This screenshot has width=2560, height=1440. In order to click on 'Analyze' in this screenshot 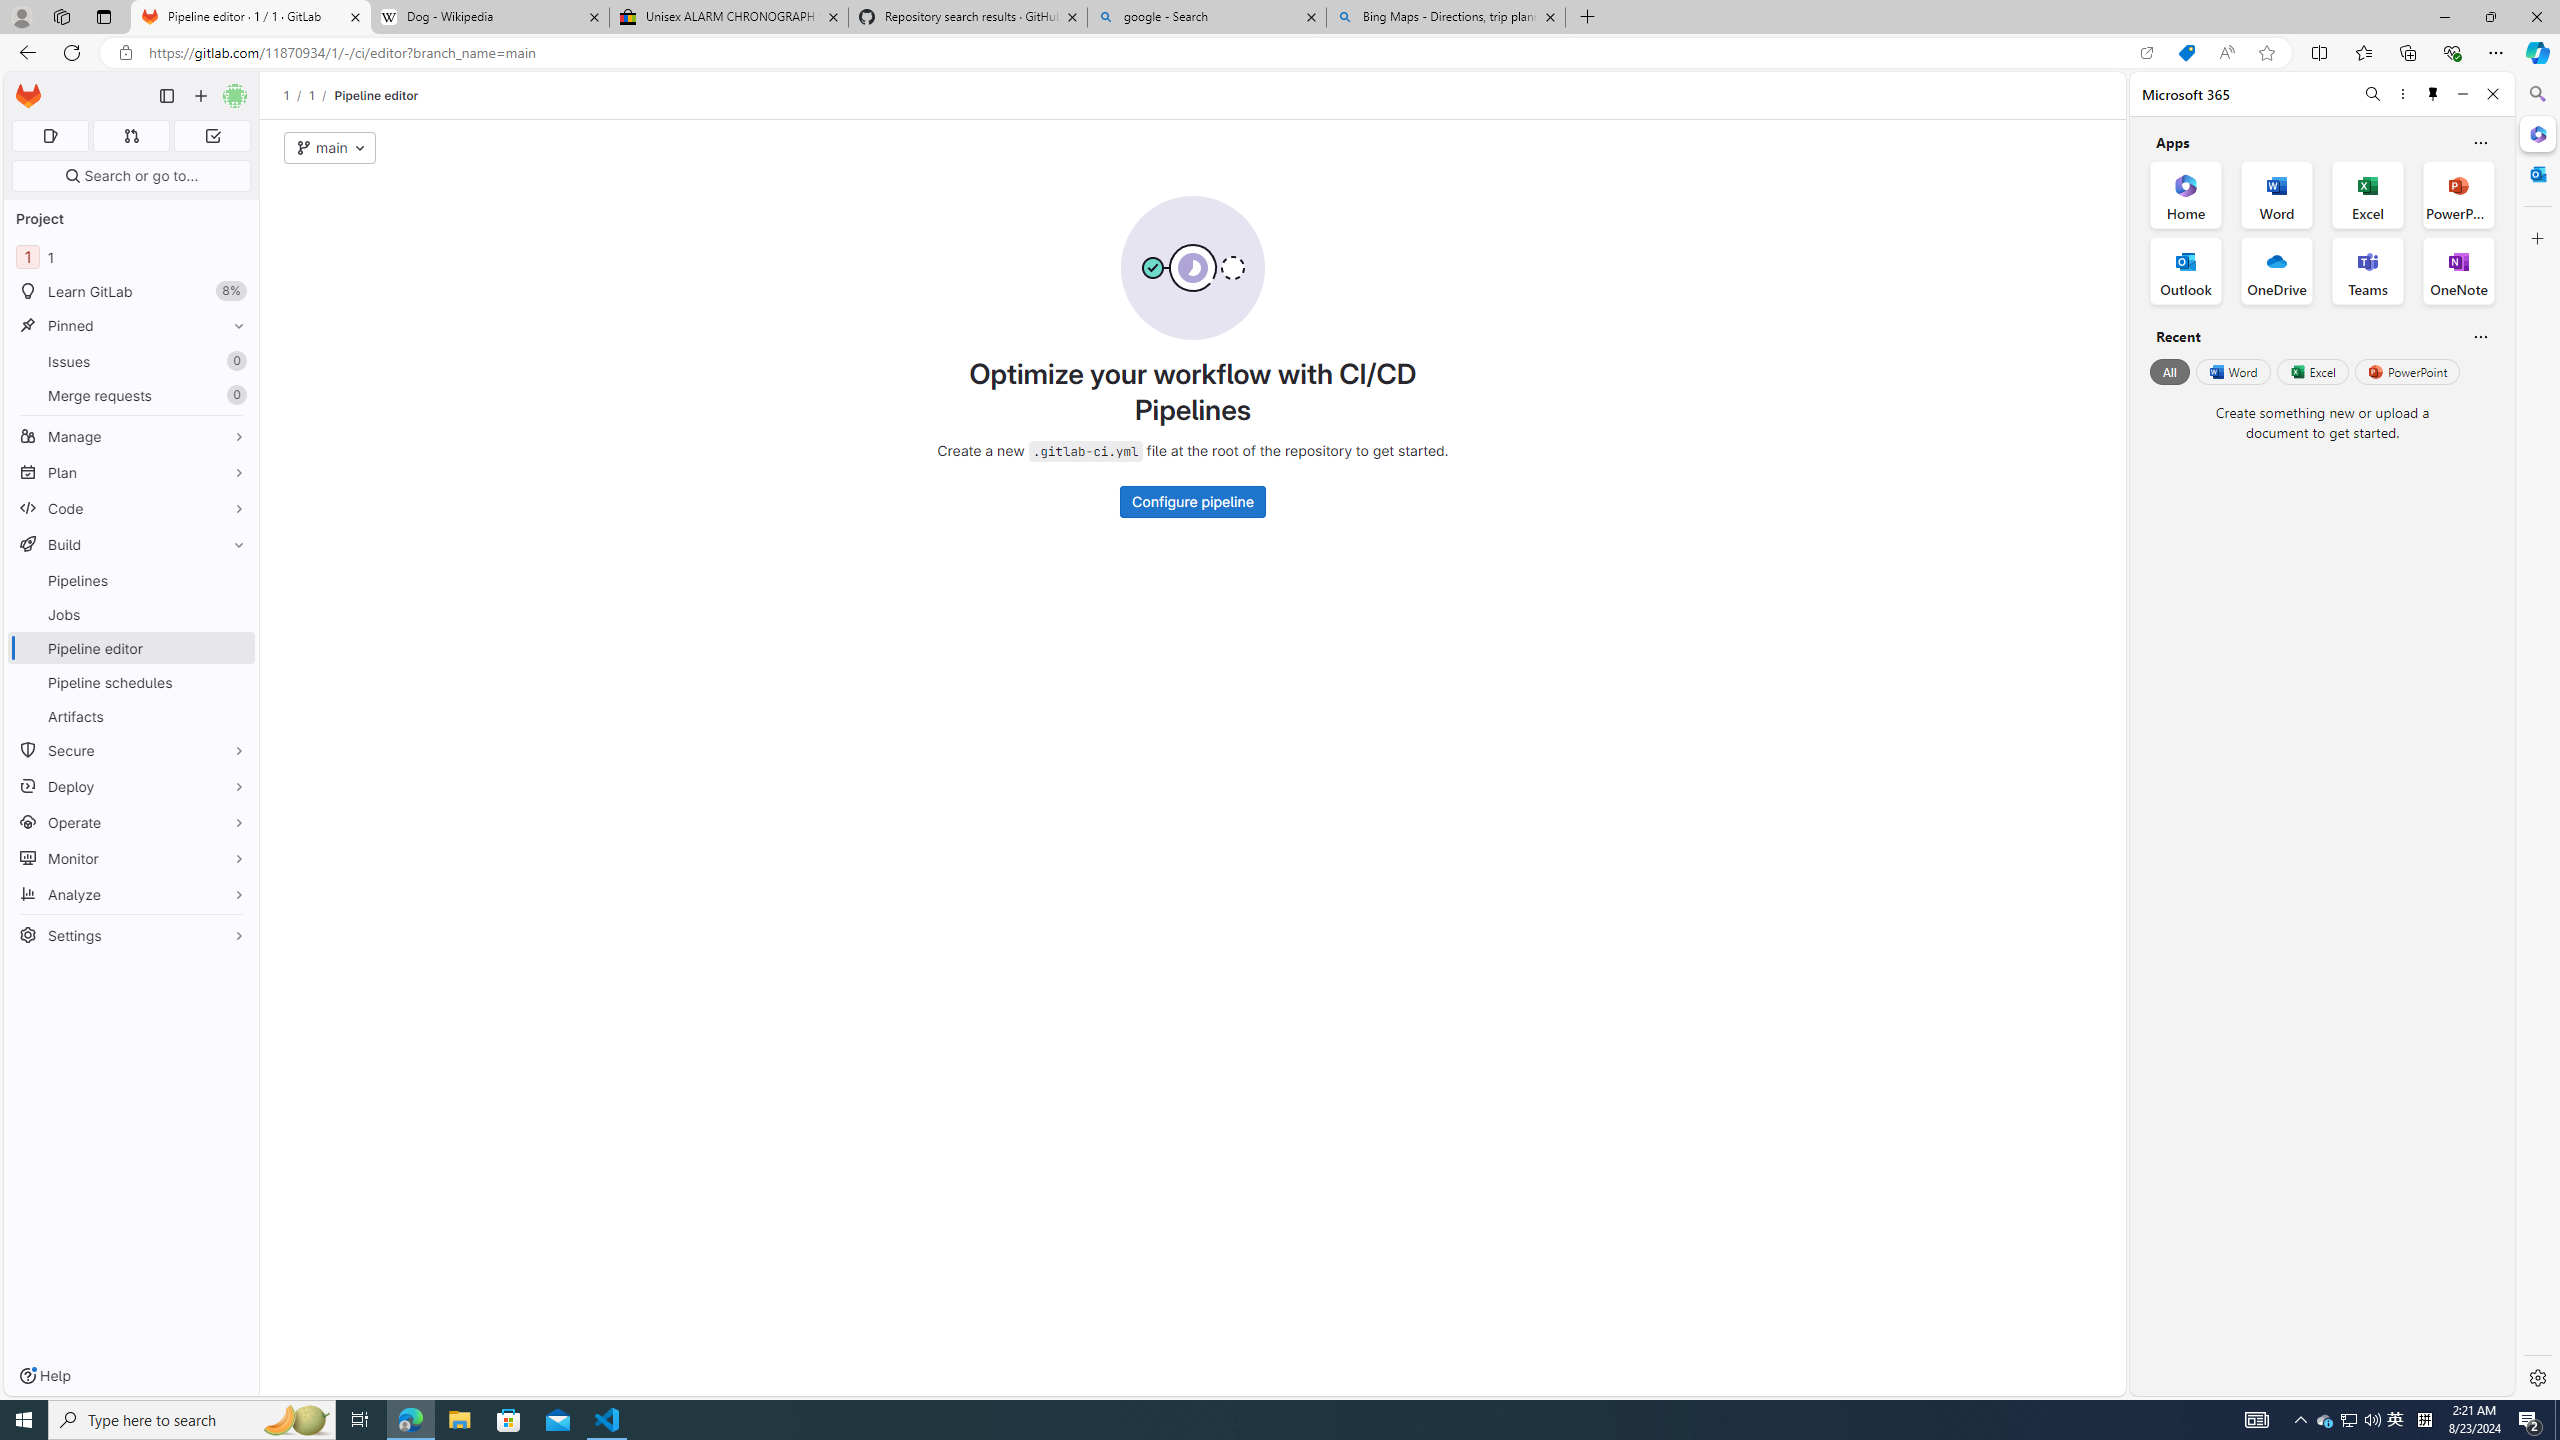, I will do `click(130, 893)`.